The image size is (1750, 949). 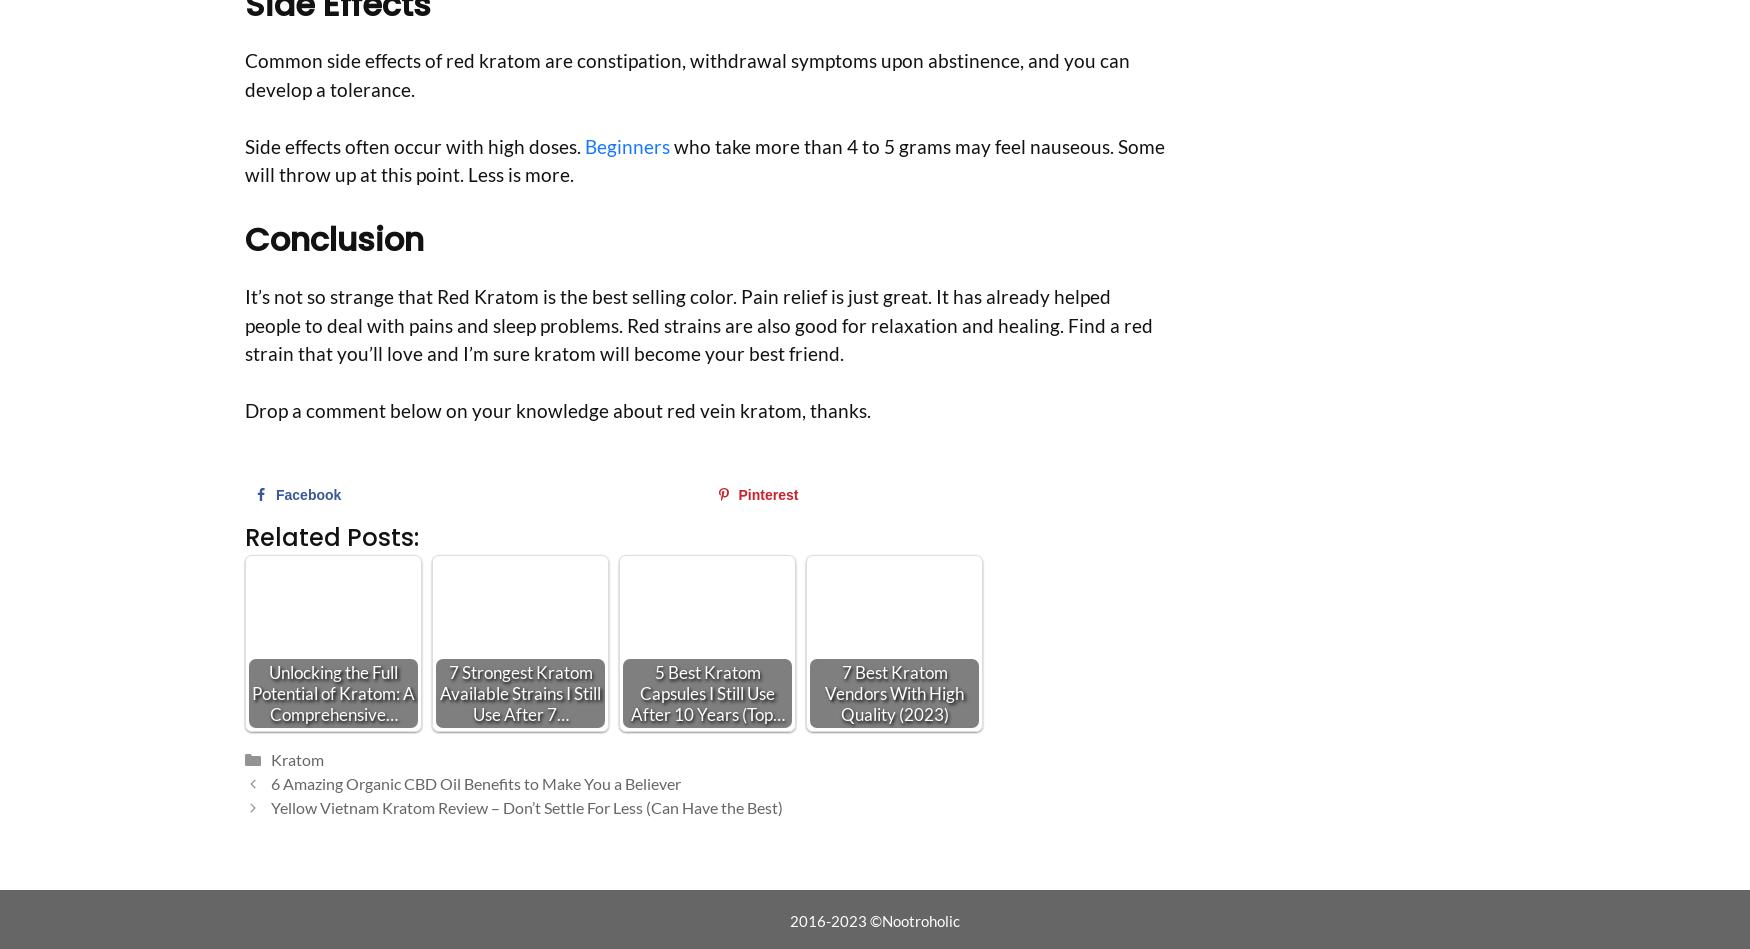 What do you see at coordinates (413, 146) in the screenshot?
I see `'Side effects often occur with high doses.'` at bounding box center [413, 146].